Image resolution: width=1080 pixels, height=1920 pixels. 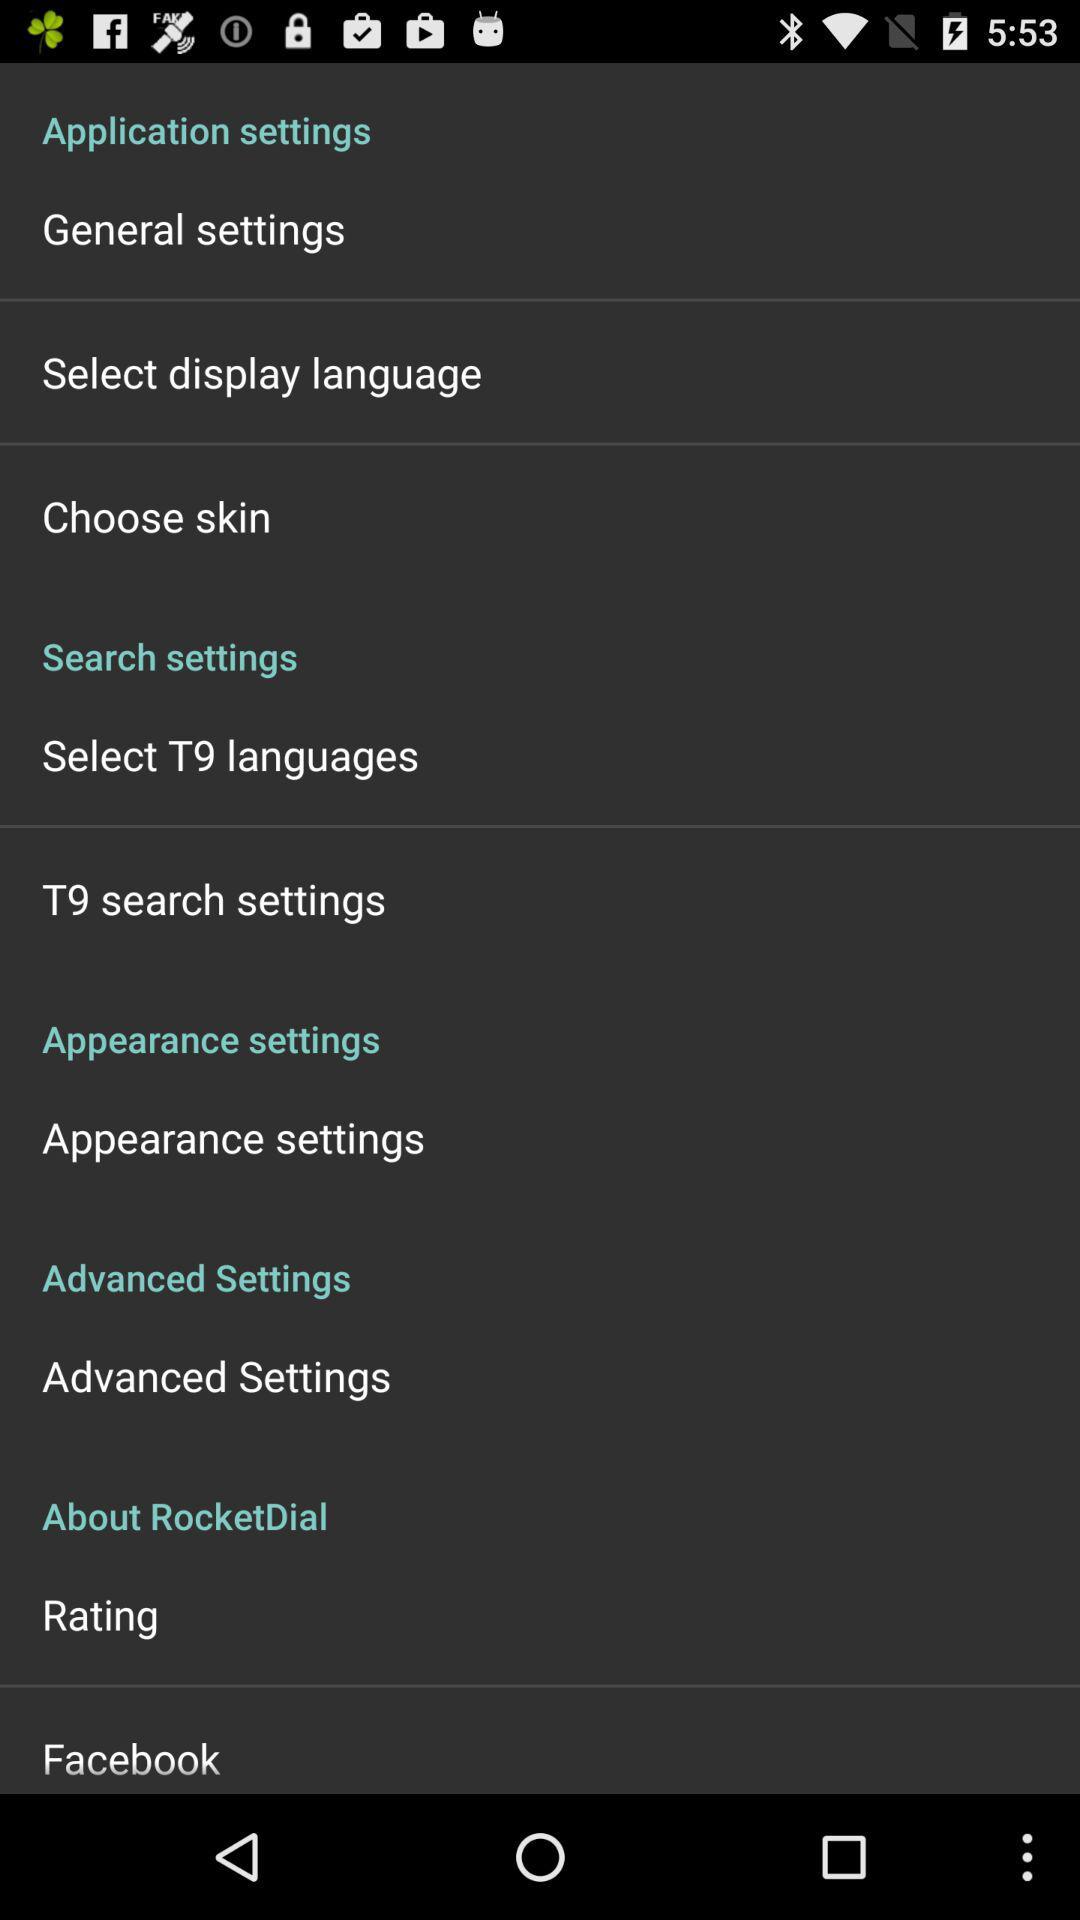 What do you see at coordinates (100, 1613) in the screenshot?
I see `the icon above the facebook item` at bounding box center [100, 1613].